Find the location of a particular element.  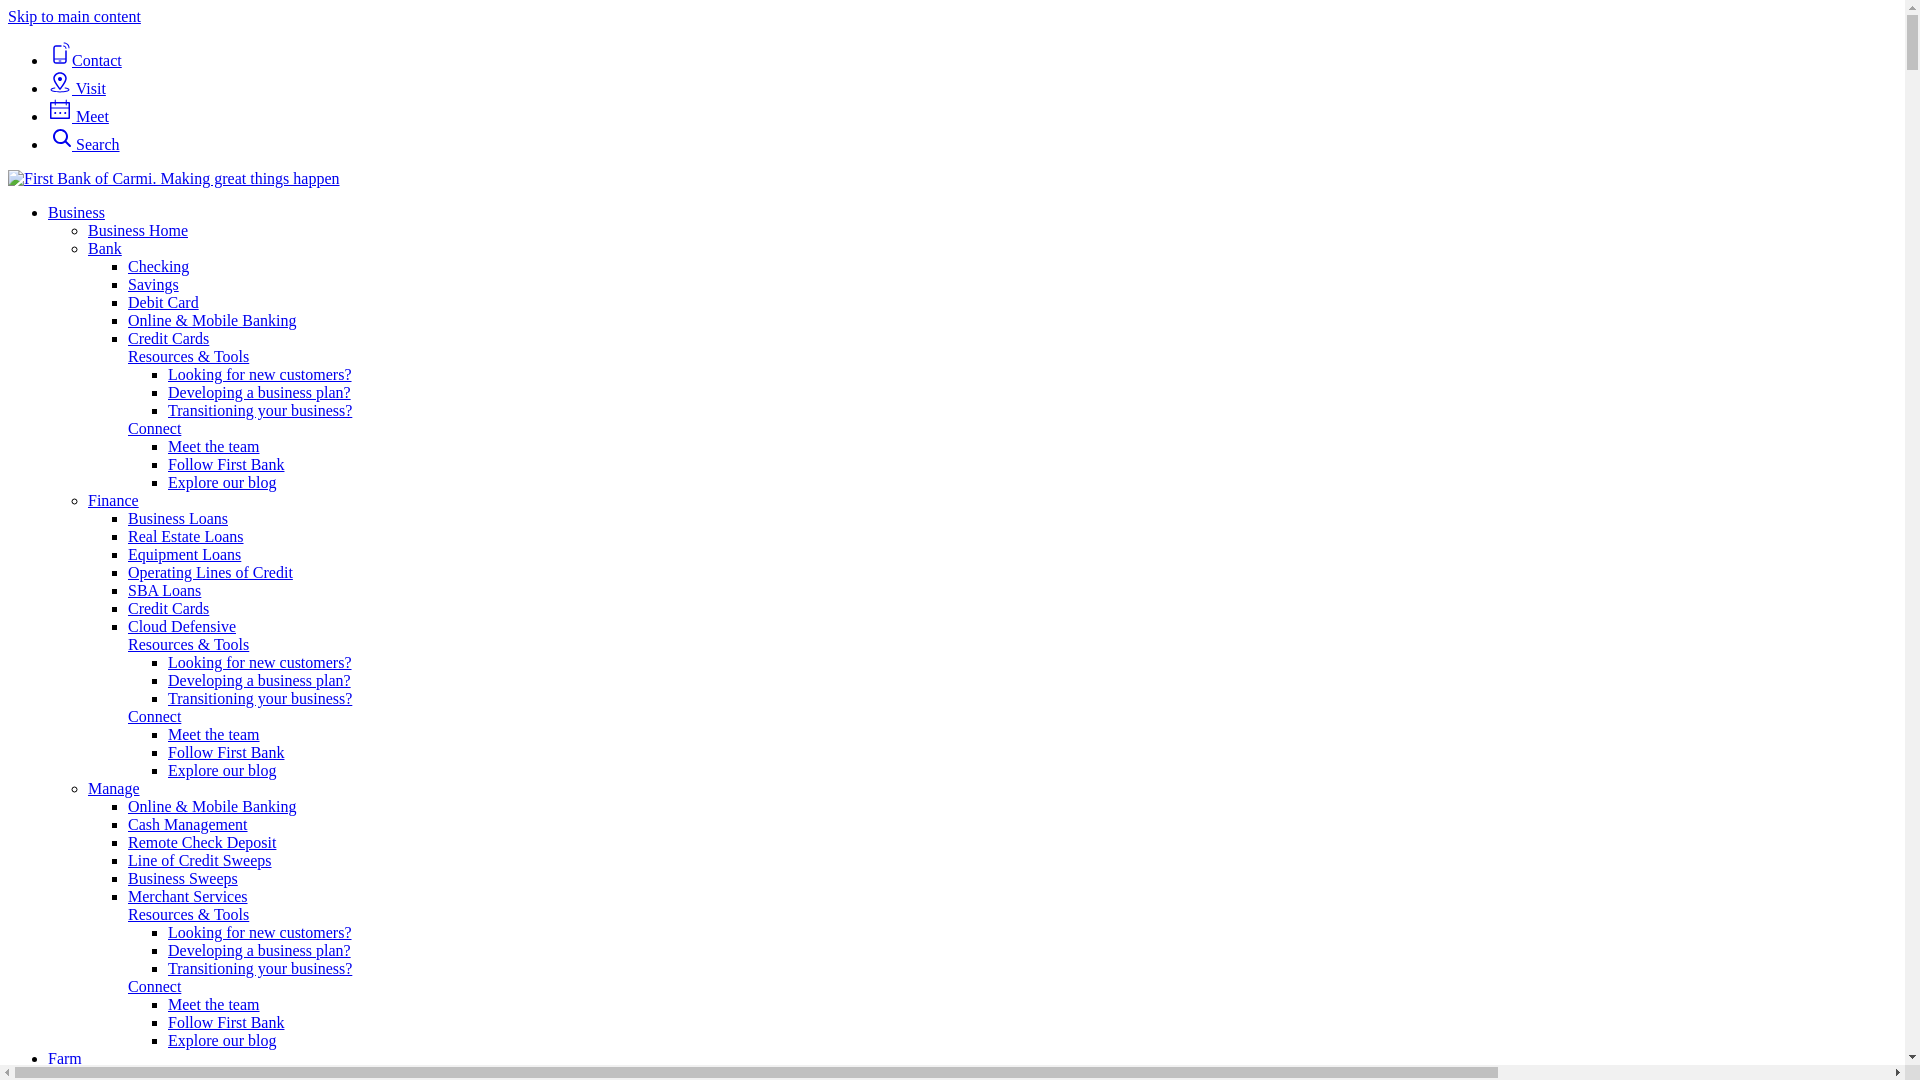

'Online & Mobile Banking' is located at coordinates (211, 805).